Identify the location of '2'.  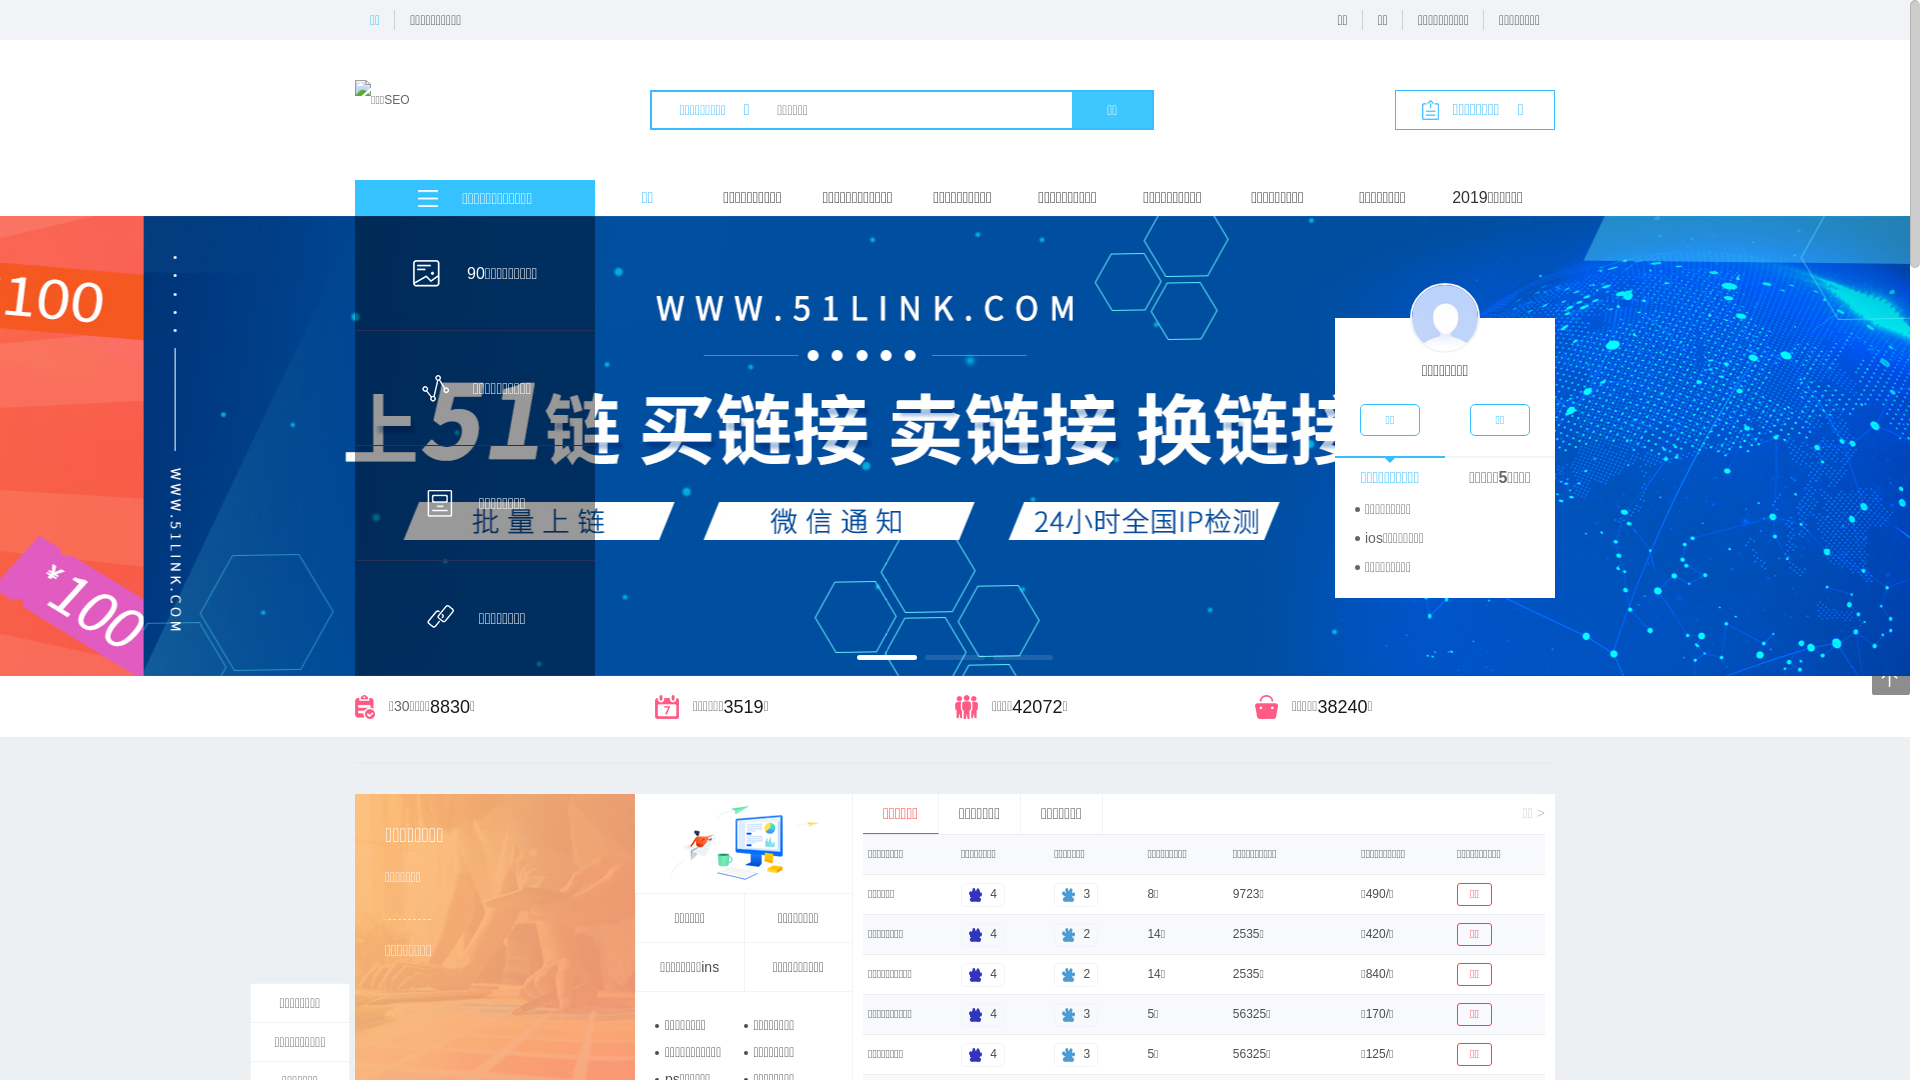
(1074, 933).